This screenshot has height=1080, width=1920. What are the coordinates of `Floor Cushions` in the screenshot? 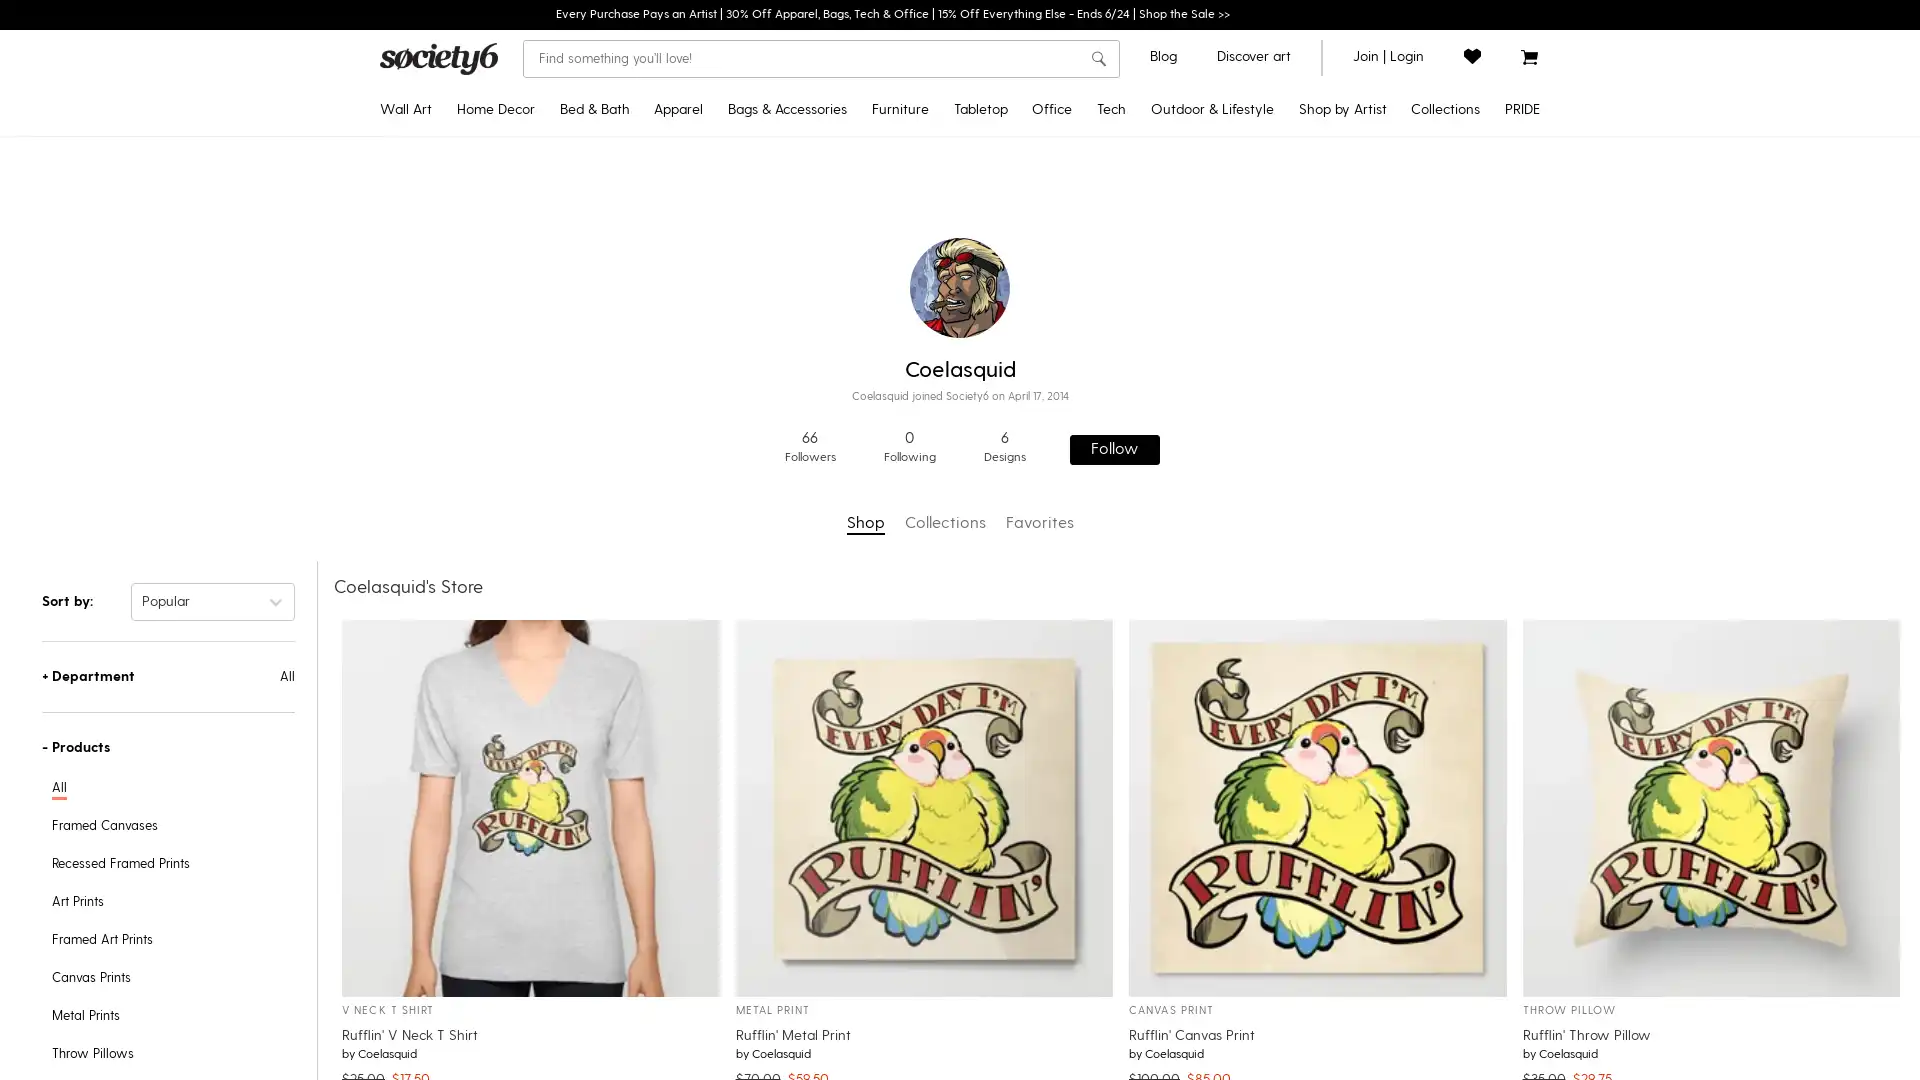 It's located at (1238, 579).